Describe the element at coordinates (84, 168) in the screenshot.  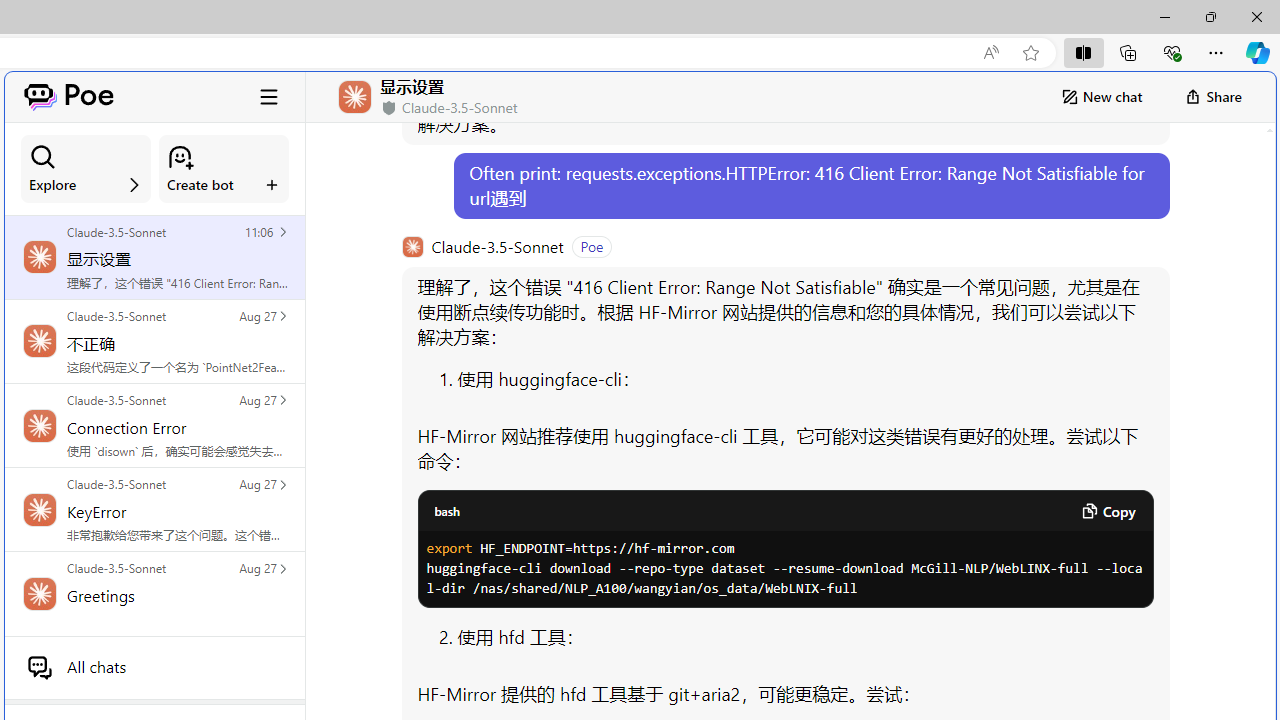
I see `'Explore'` at that location.